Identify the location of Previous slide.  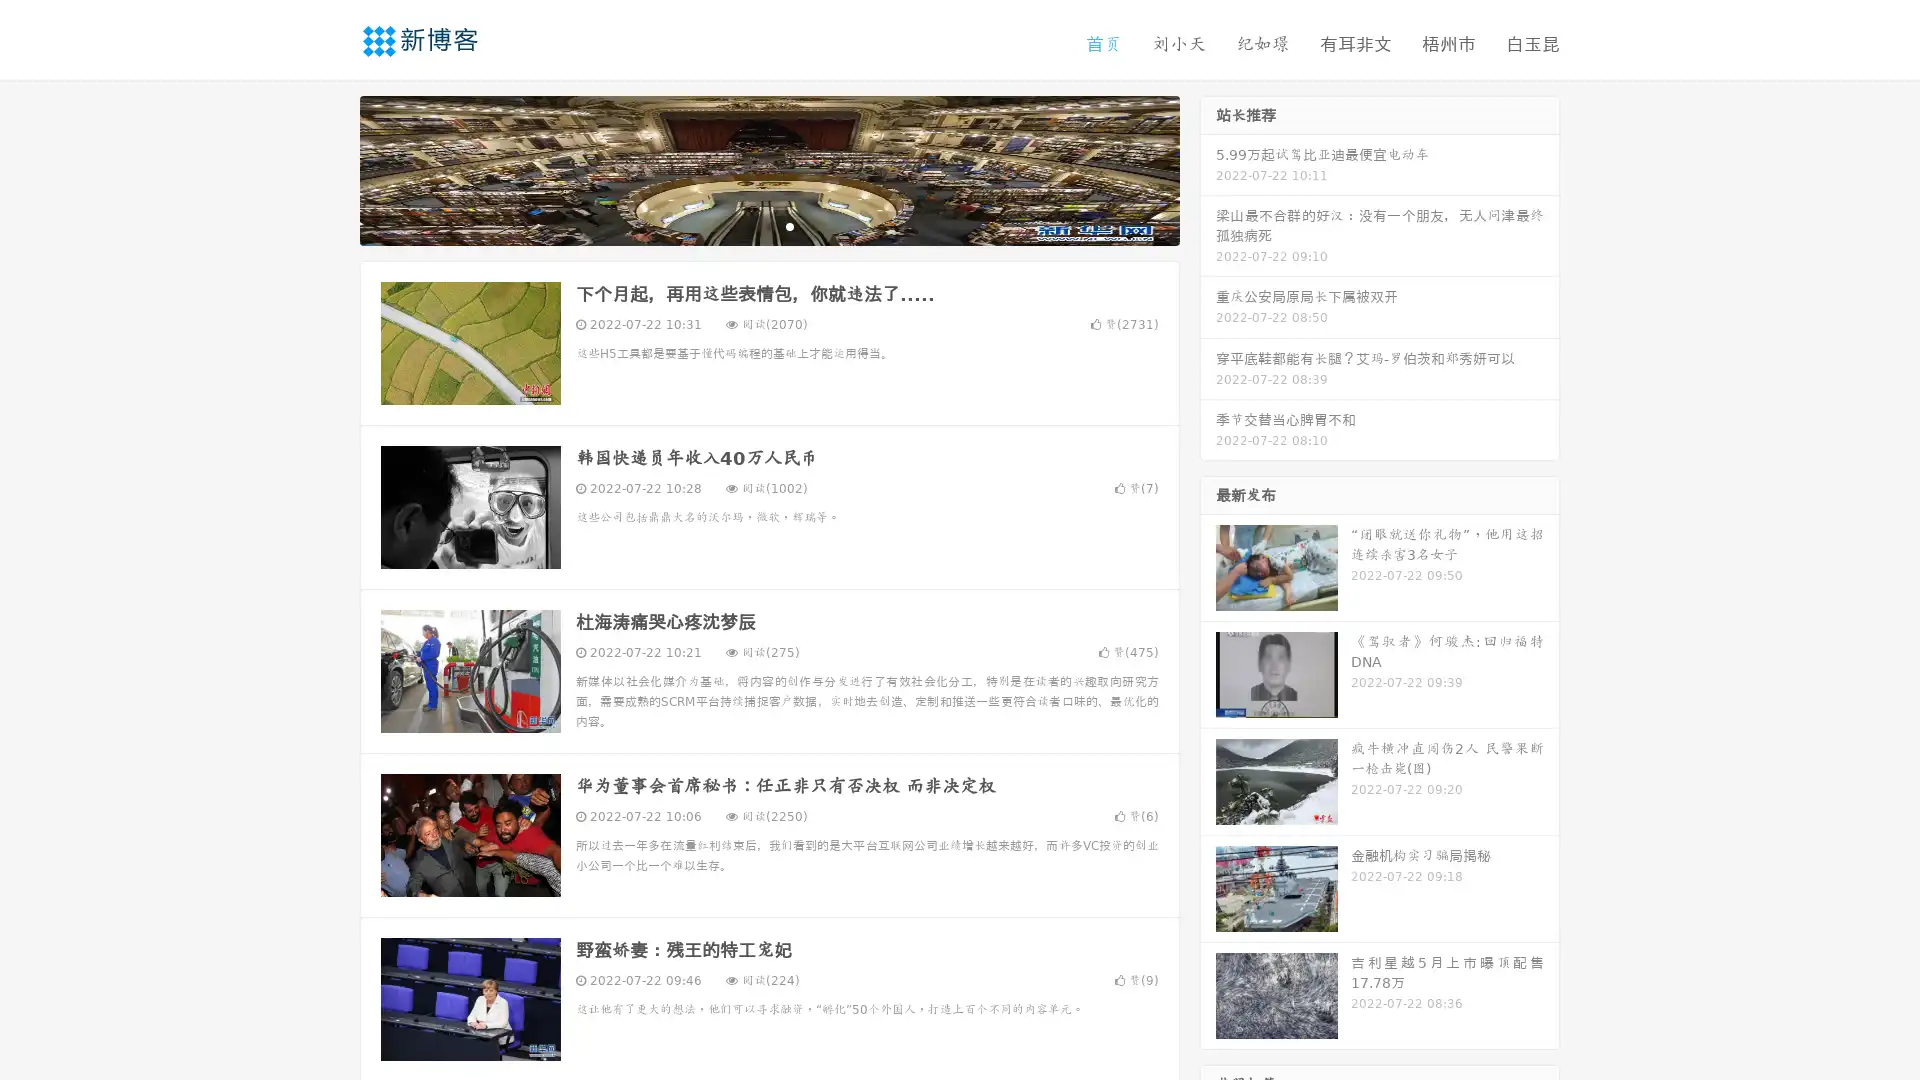
(330, 168).